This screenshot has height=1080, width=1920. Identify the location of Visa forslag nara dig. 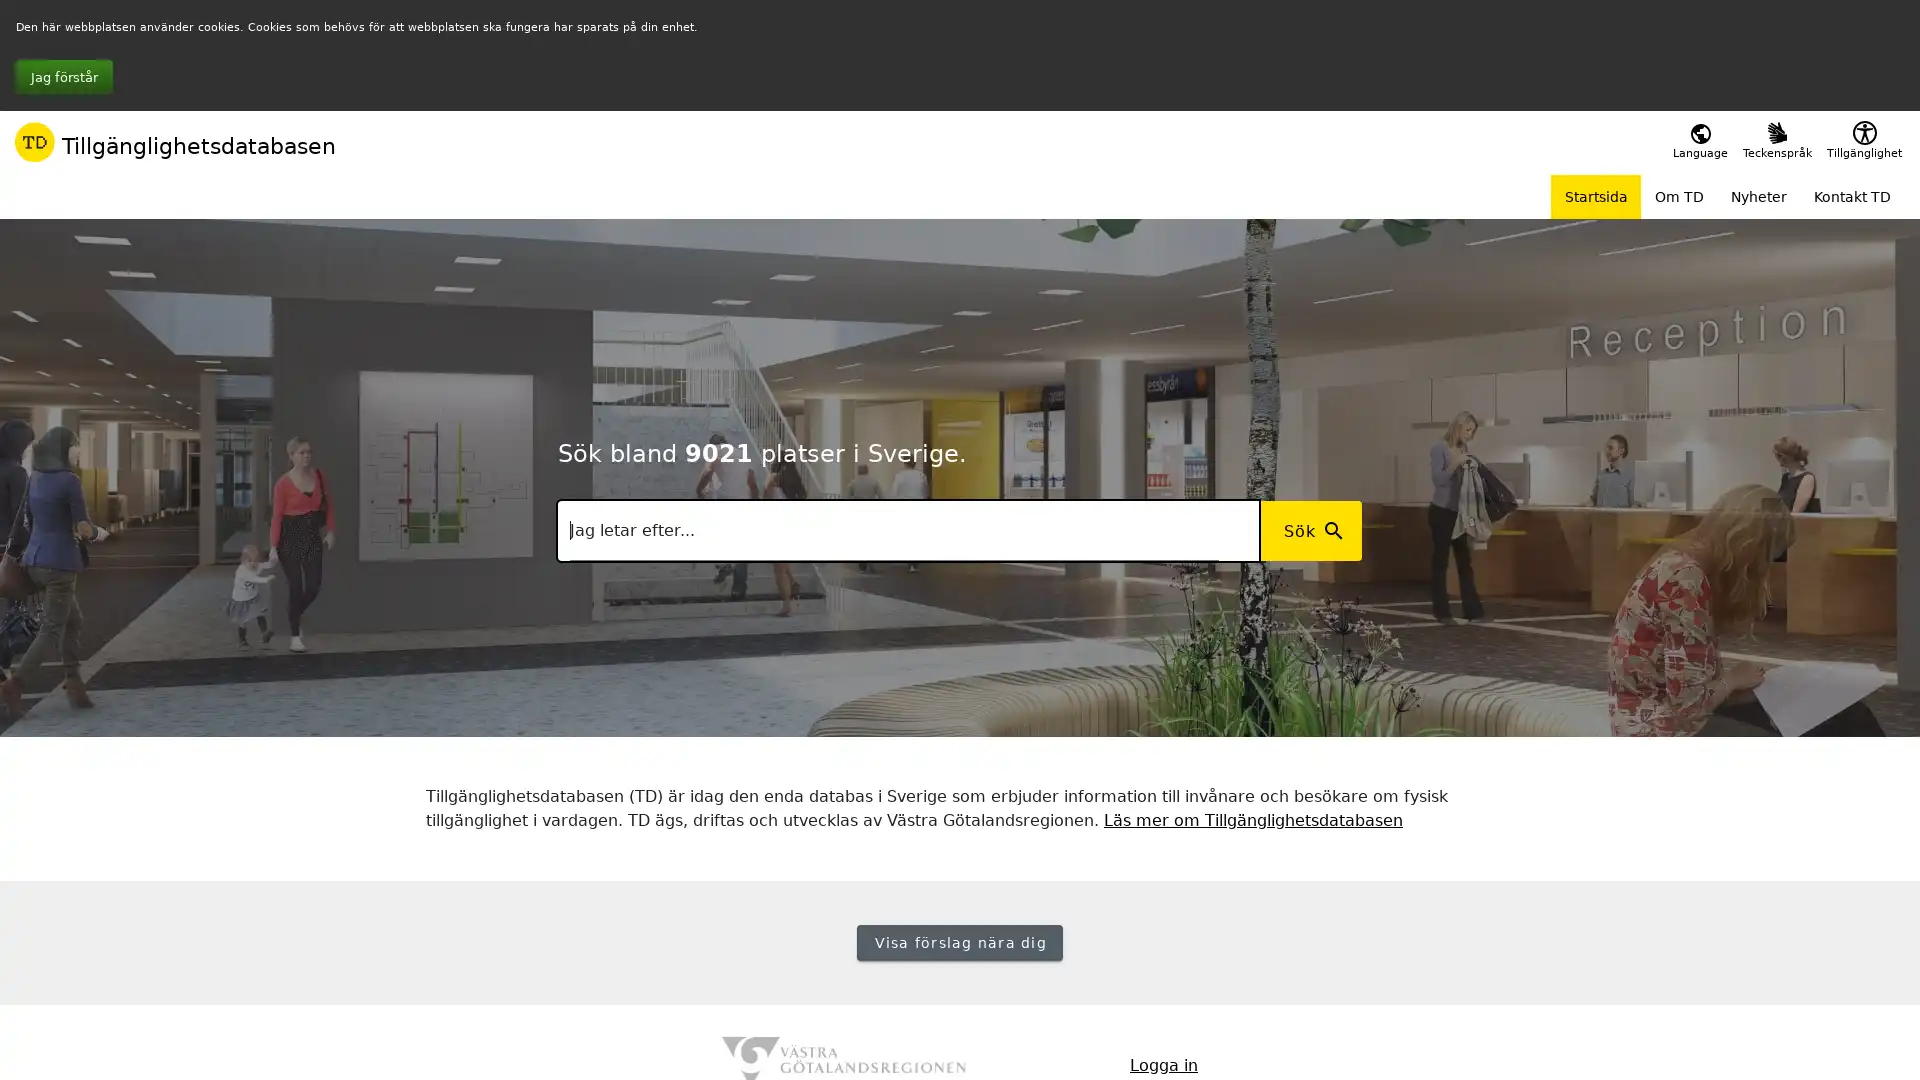
(958, 942).